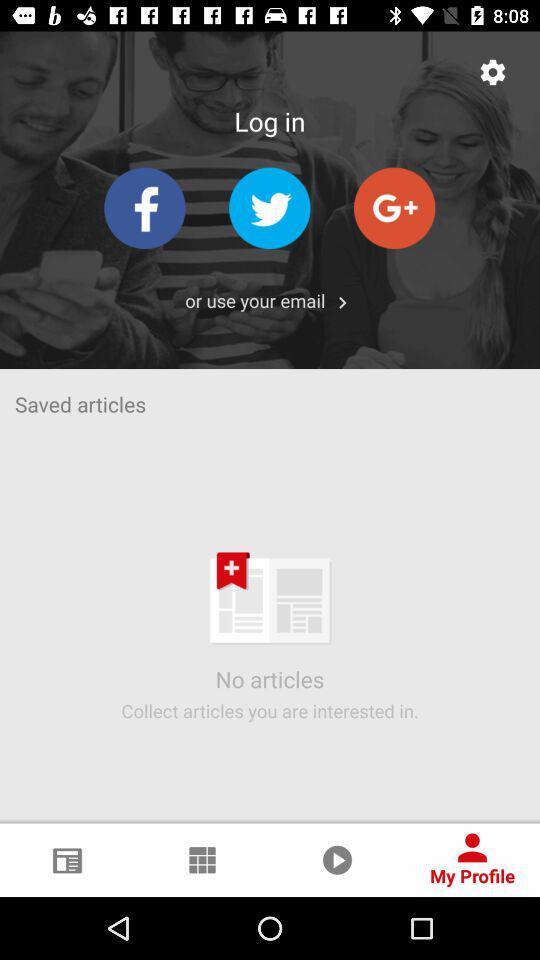  I want to click on twitter option, so click(269, 208).